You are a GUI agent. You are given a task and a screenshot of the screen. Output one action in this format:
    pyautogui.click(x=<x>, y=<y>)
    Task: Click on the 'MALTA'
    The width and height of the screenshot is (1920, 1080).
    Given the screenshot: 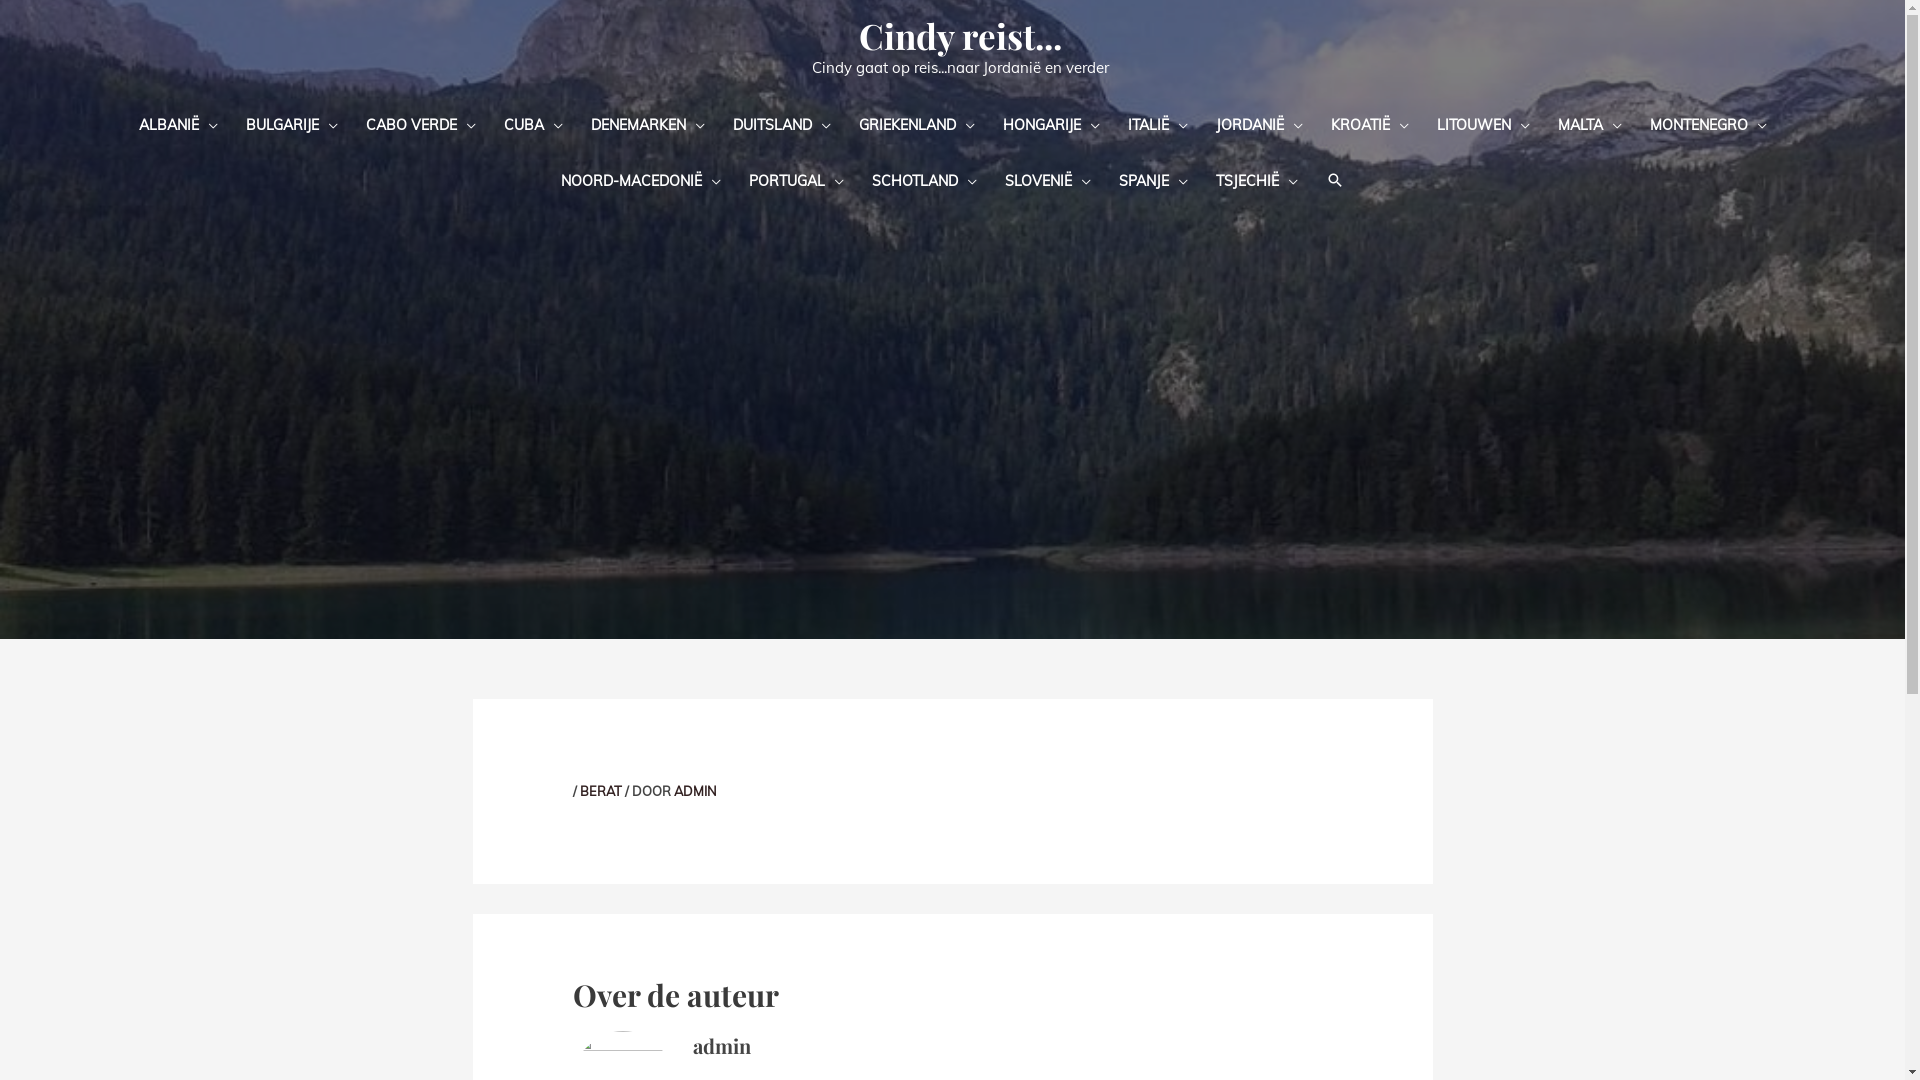 What is the action you would take?
    pyautogui.click(x=1588, y=123)
    